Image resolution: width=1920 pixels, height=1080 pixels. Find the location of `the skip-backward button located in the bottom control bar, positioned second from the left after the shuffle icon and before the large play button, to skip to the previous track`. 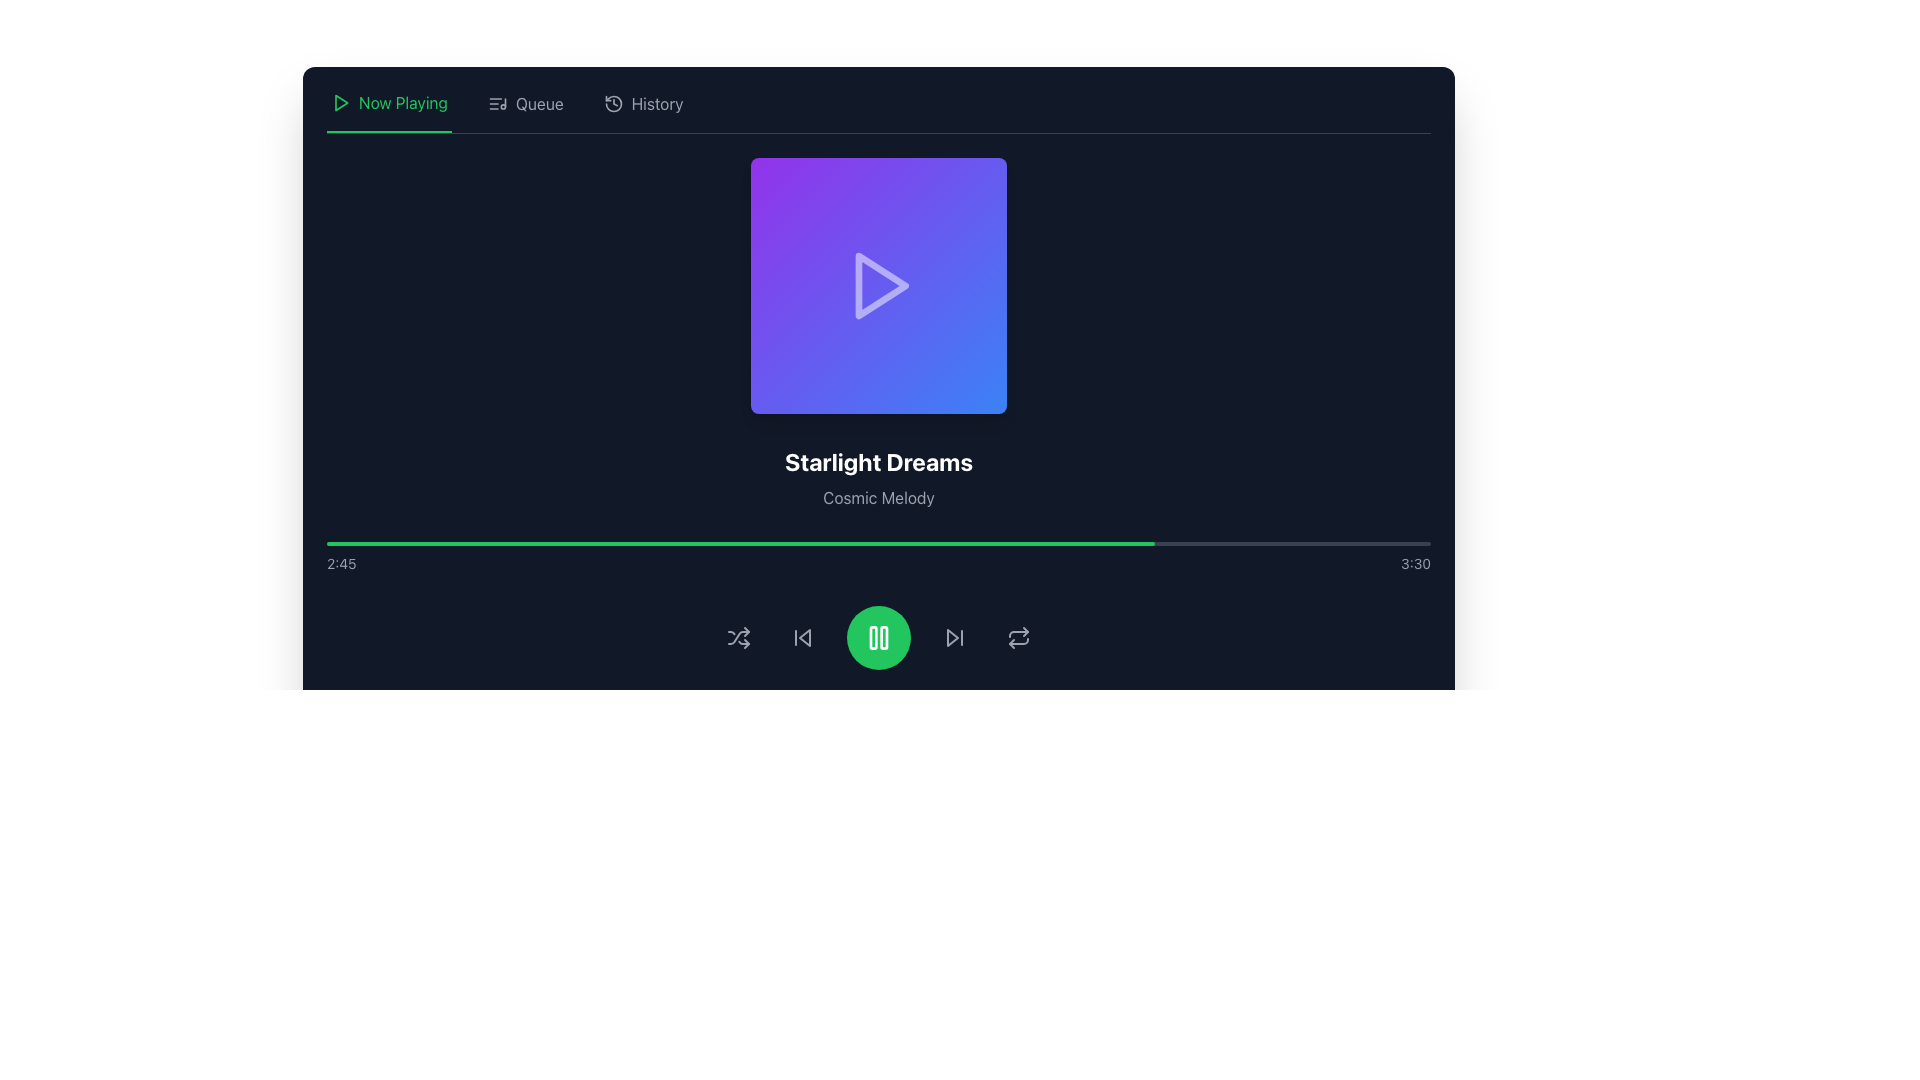

the skip-backward button located in the bottom control bar, positioned second from the left after the shuffle icon and before the large play button, to skip to the previous track is located at coordinates (802, 637).